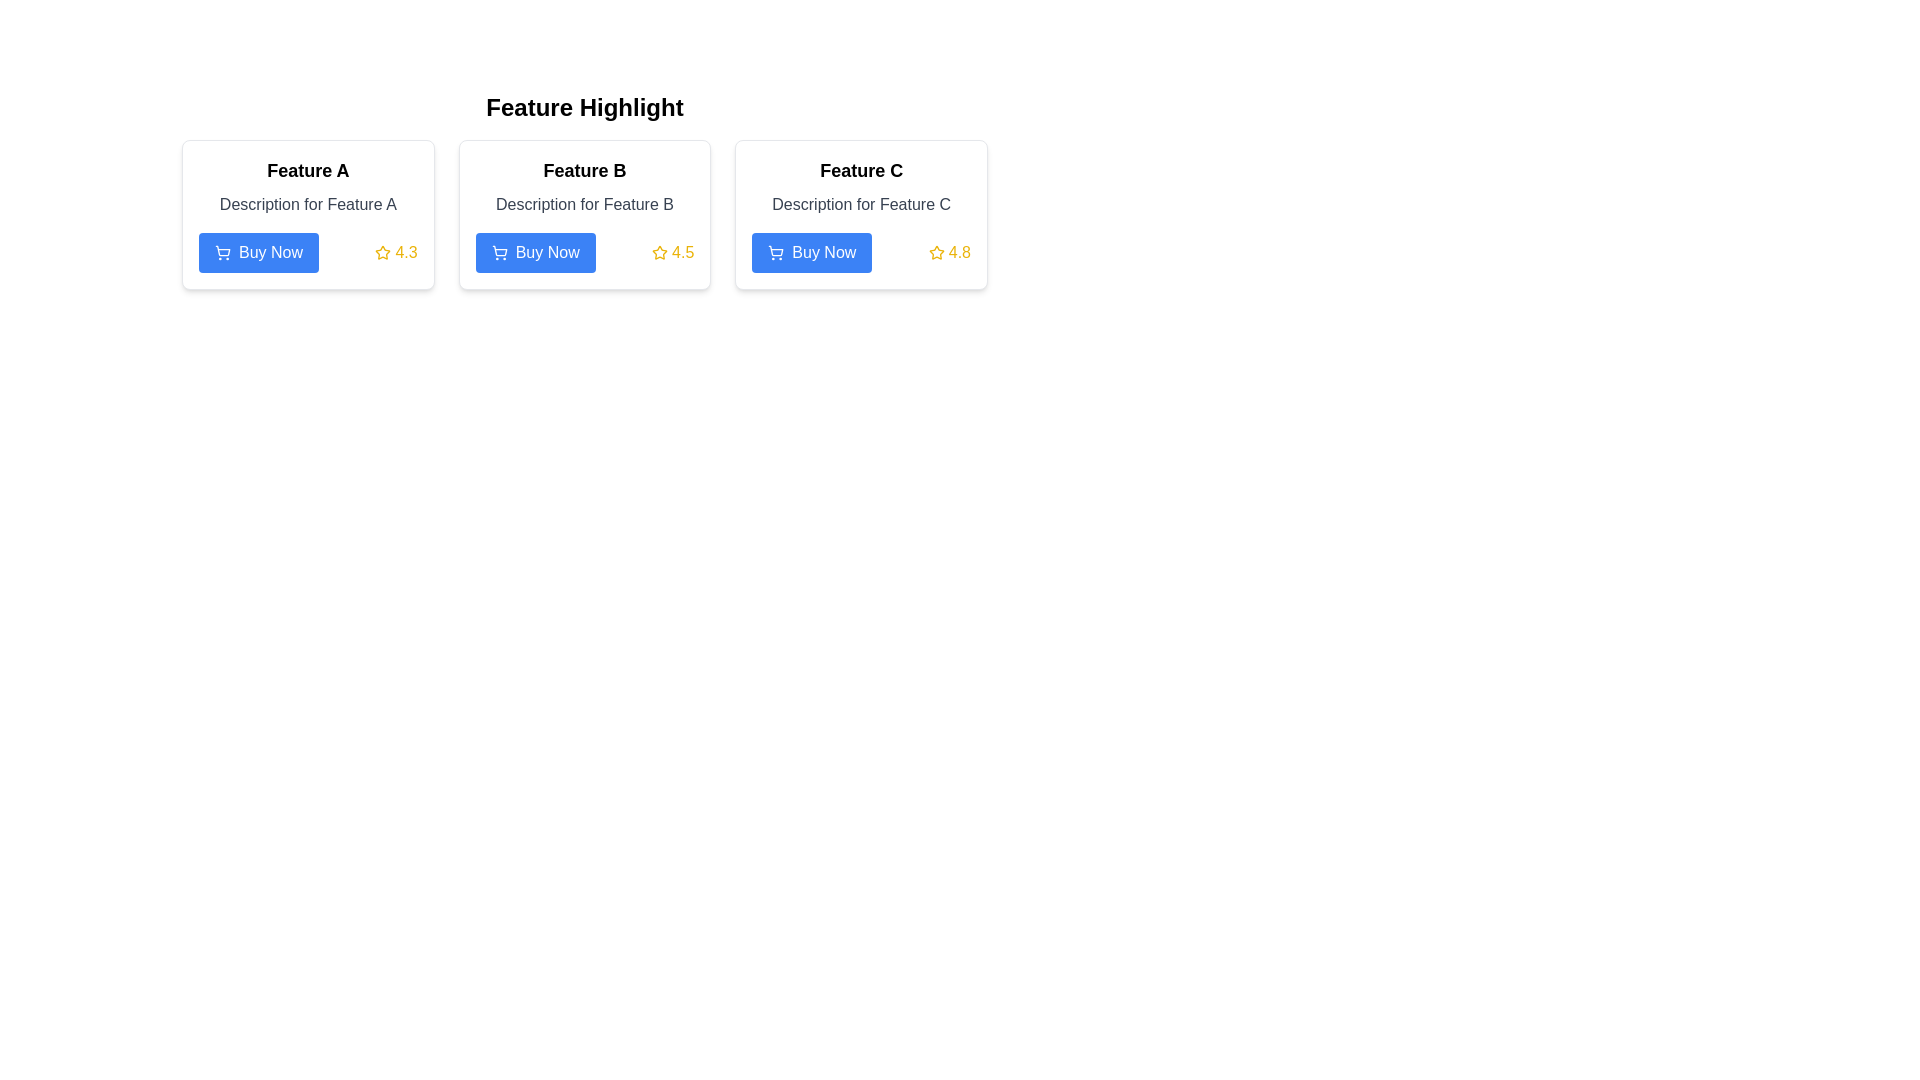  Describe the element at coordinates (307, 169) in the screenshot. I see `the text label located at the top-center of the first card in a horizontally aligned group of three cards, which serves as an identifier for the content below it` at that location.